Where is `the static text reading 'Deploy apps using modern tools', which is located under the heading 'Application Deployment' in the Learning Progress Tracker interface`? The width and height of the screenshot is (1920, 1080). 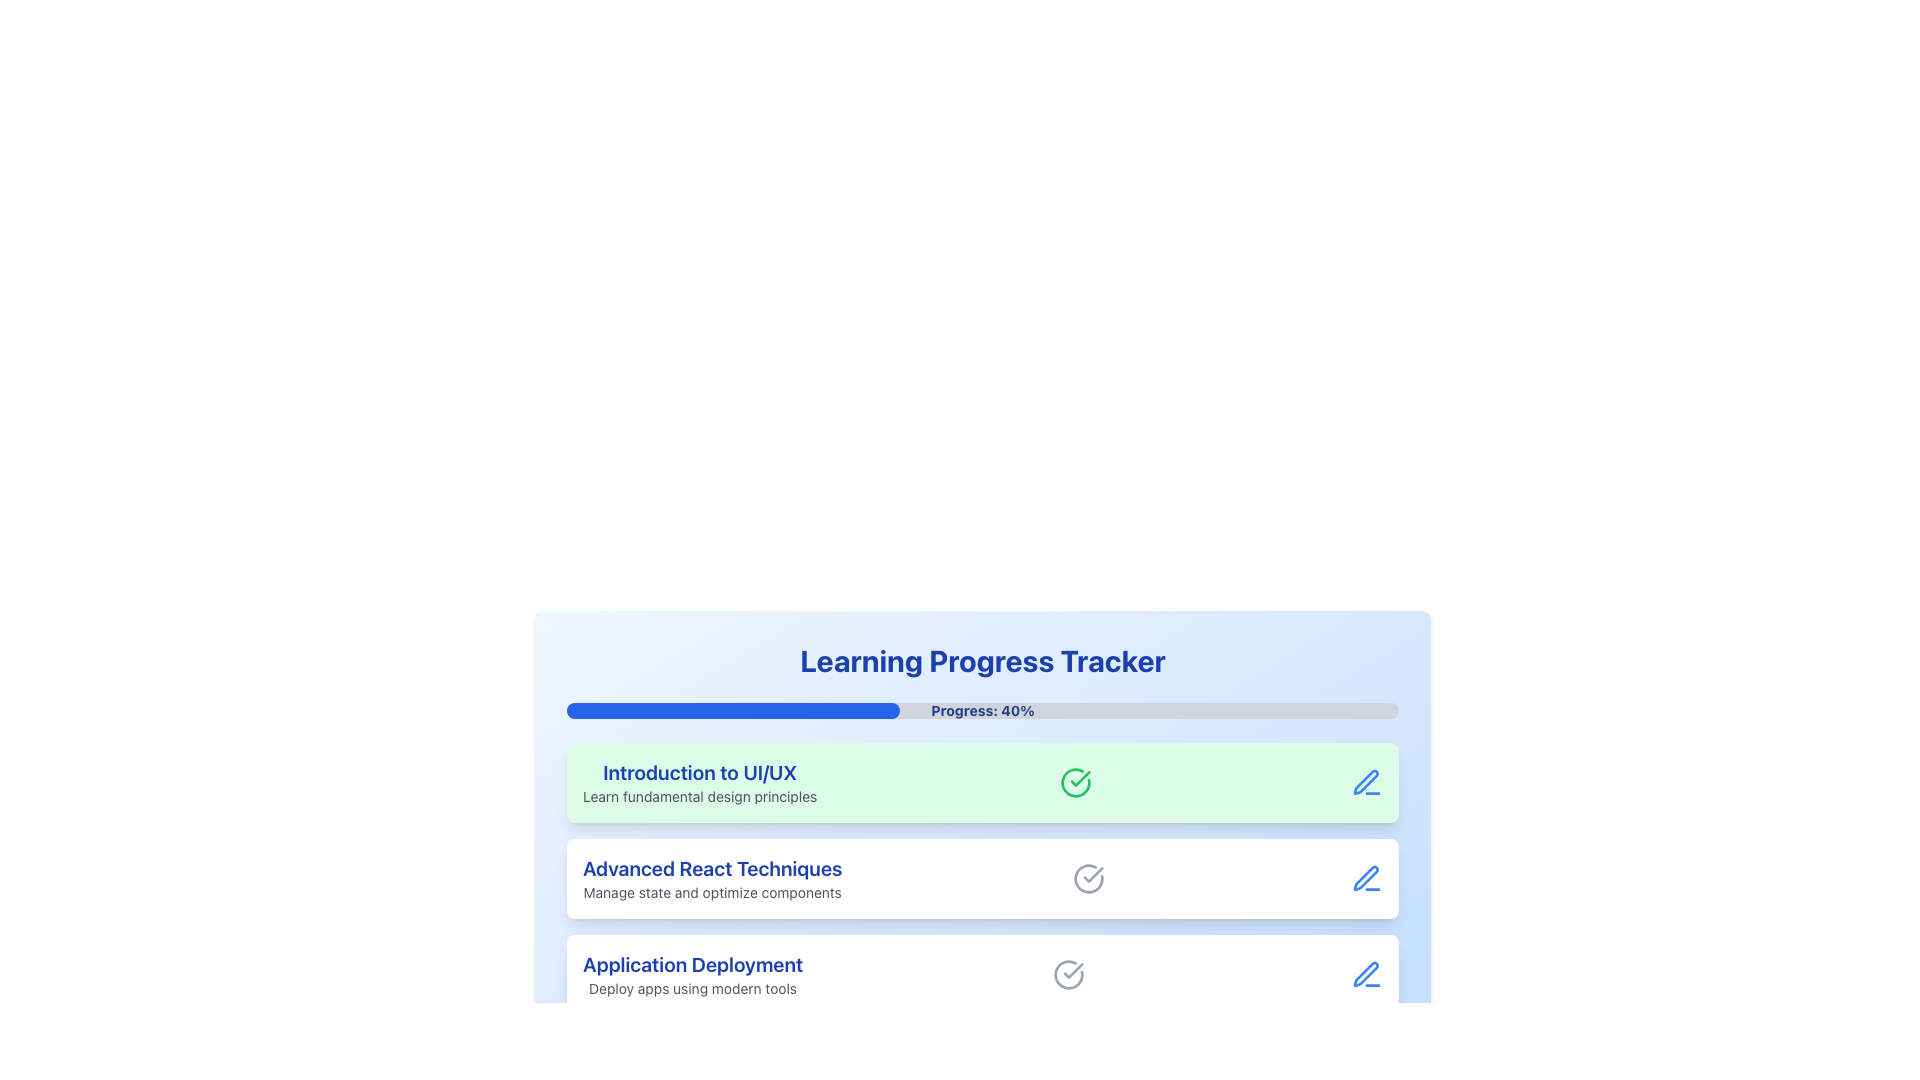
the static text reading 'Deploy apps using modern tools', which is located under the heading 'Application Deployment' in the Learning Progress Tracker interface is located at coordinates (693, 987).